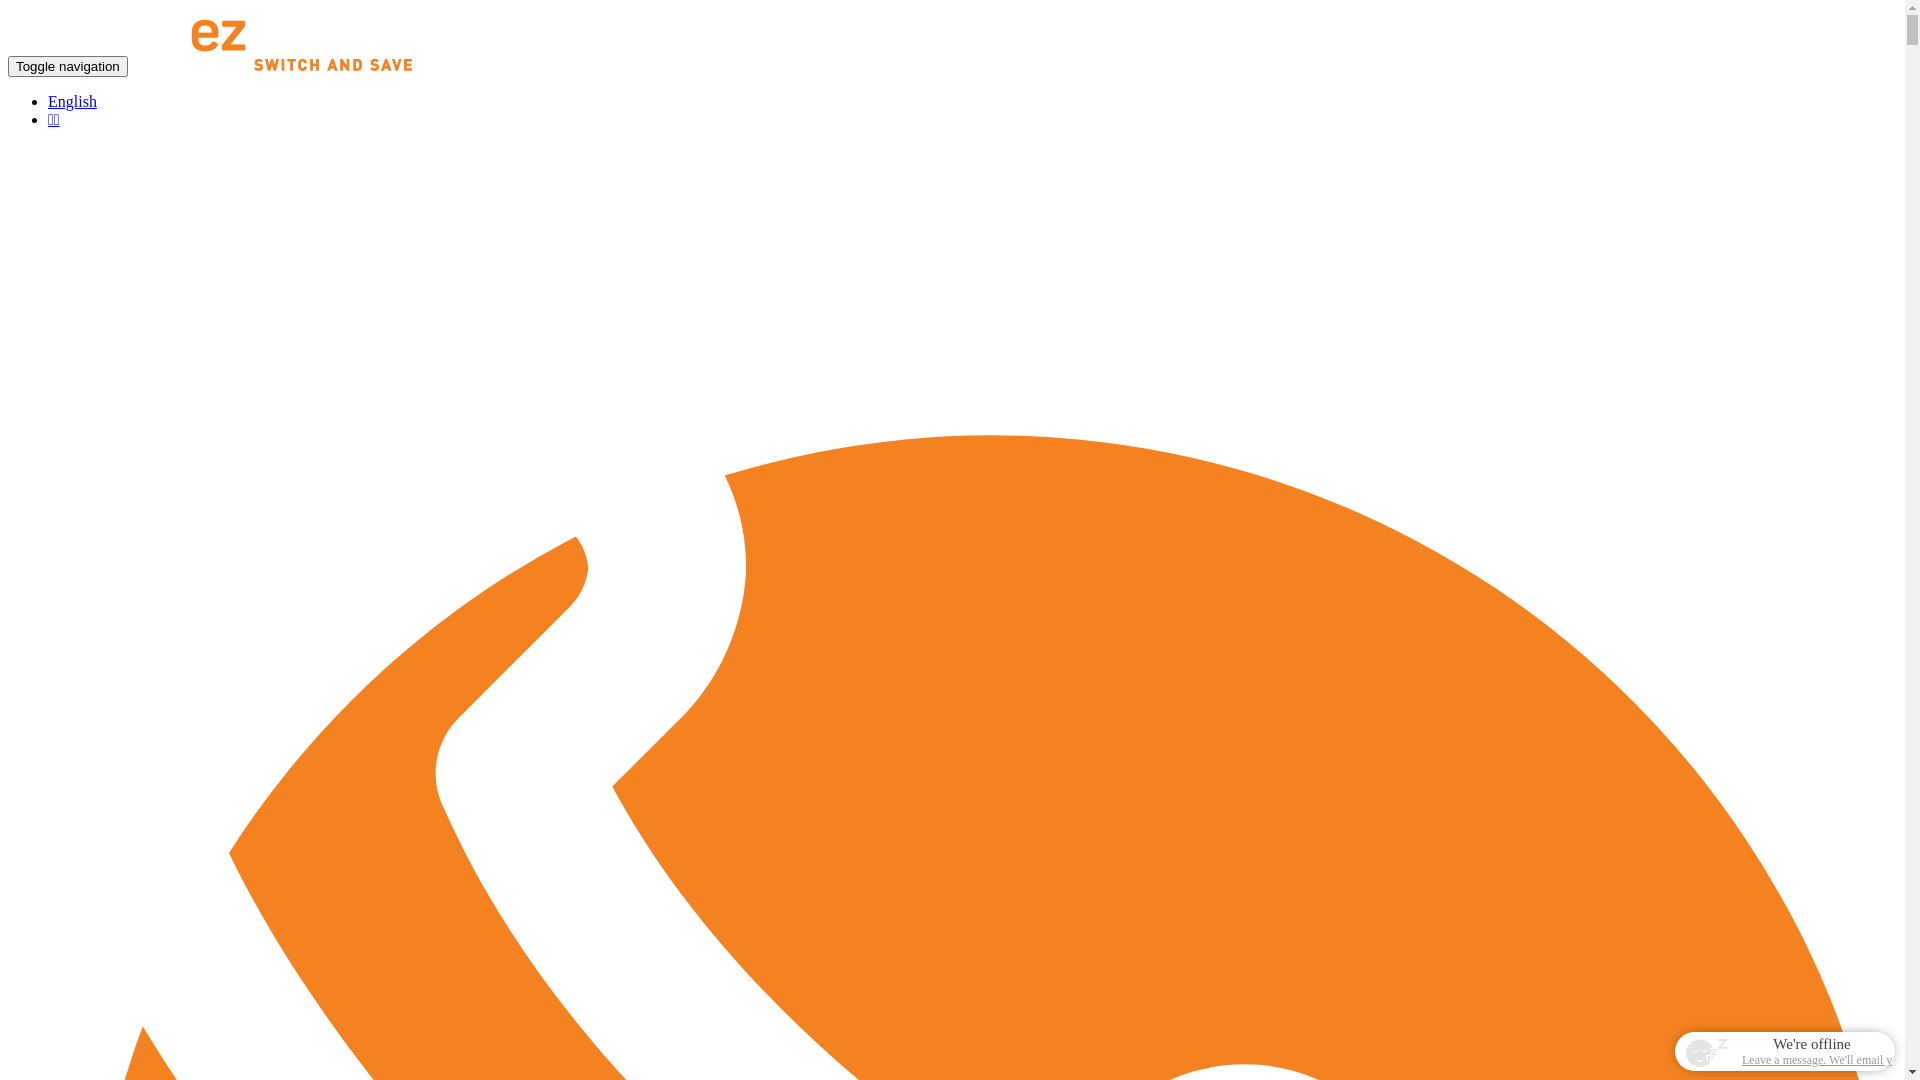  I want to click on 'Toggle navigation', so click(67, 65).